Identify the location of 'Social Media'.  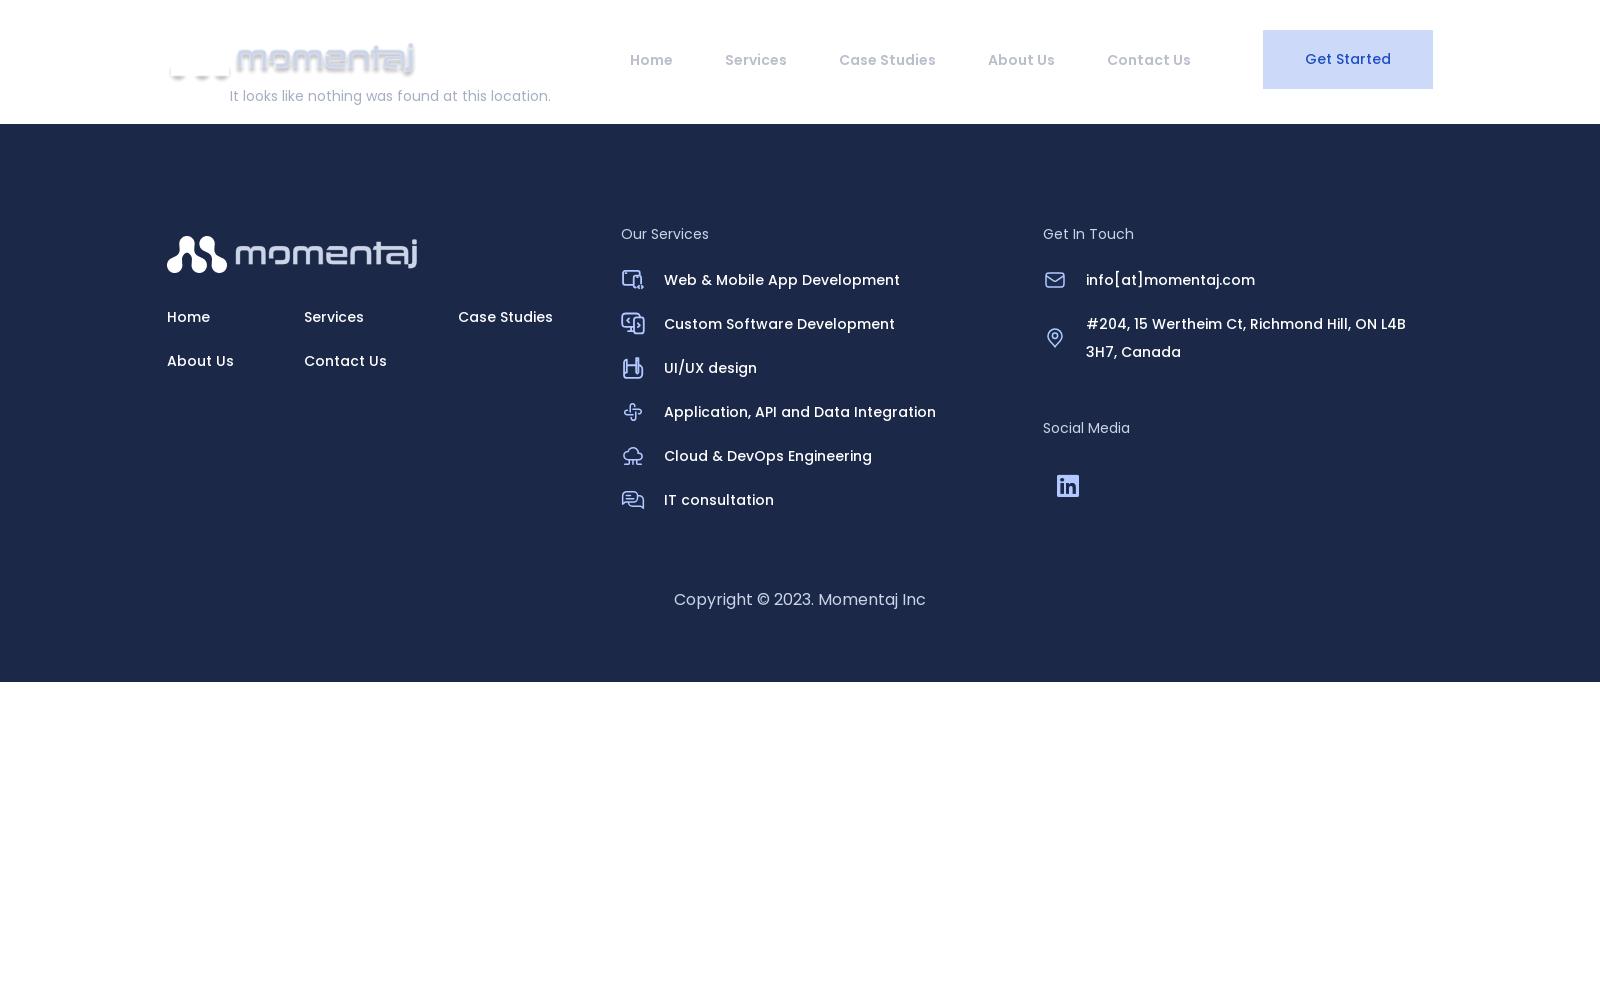
(1085, 428).